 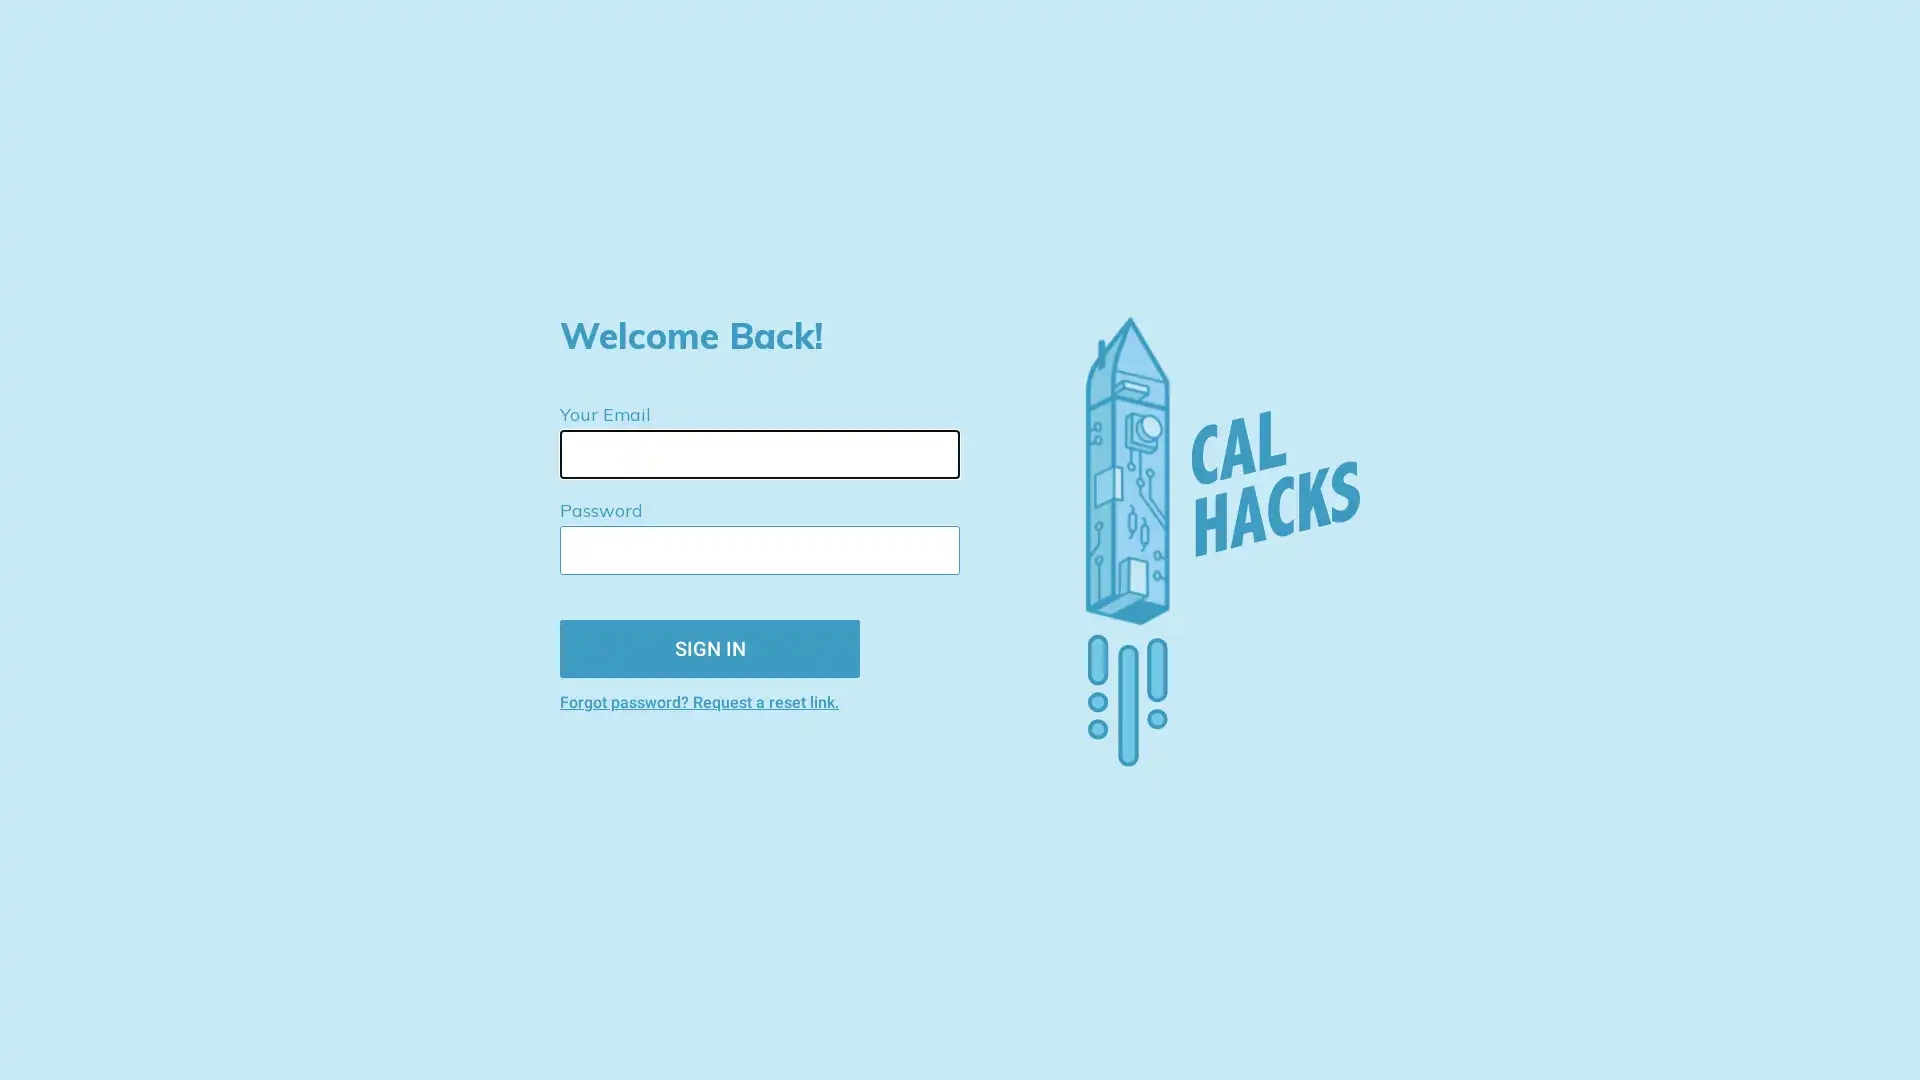 I want to click on SIGN IN, so click(x=710, y=648).